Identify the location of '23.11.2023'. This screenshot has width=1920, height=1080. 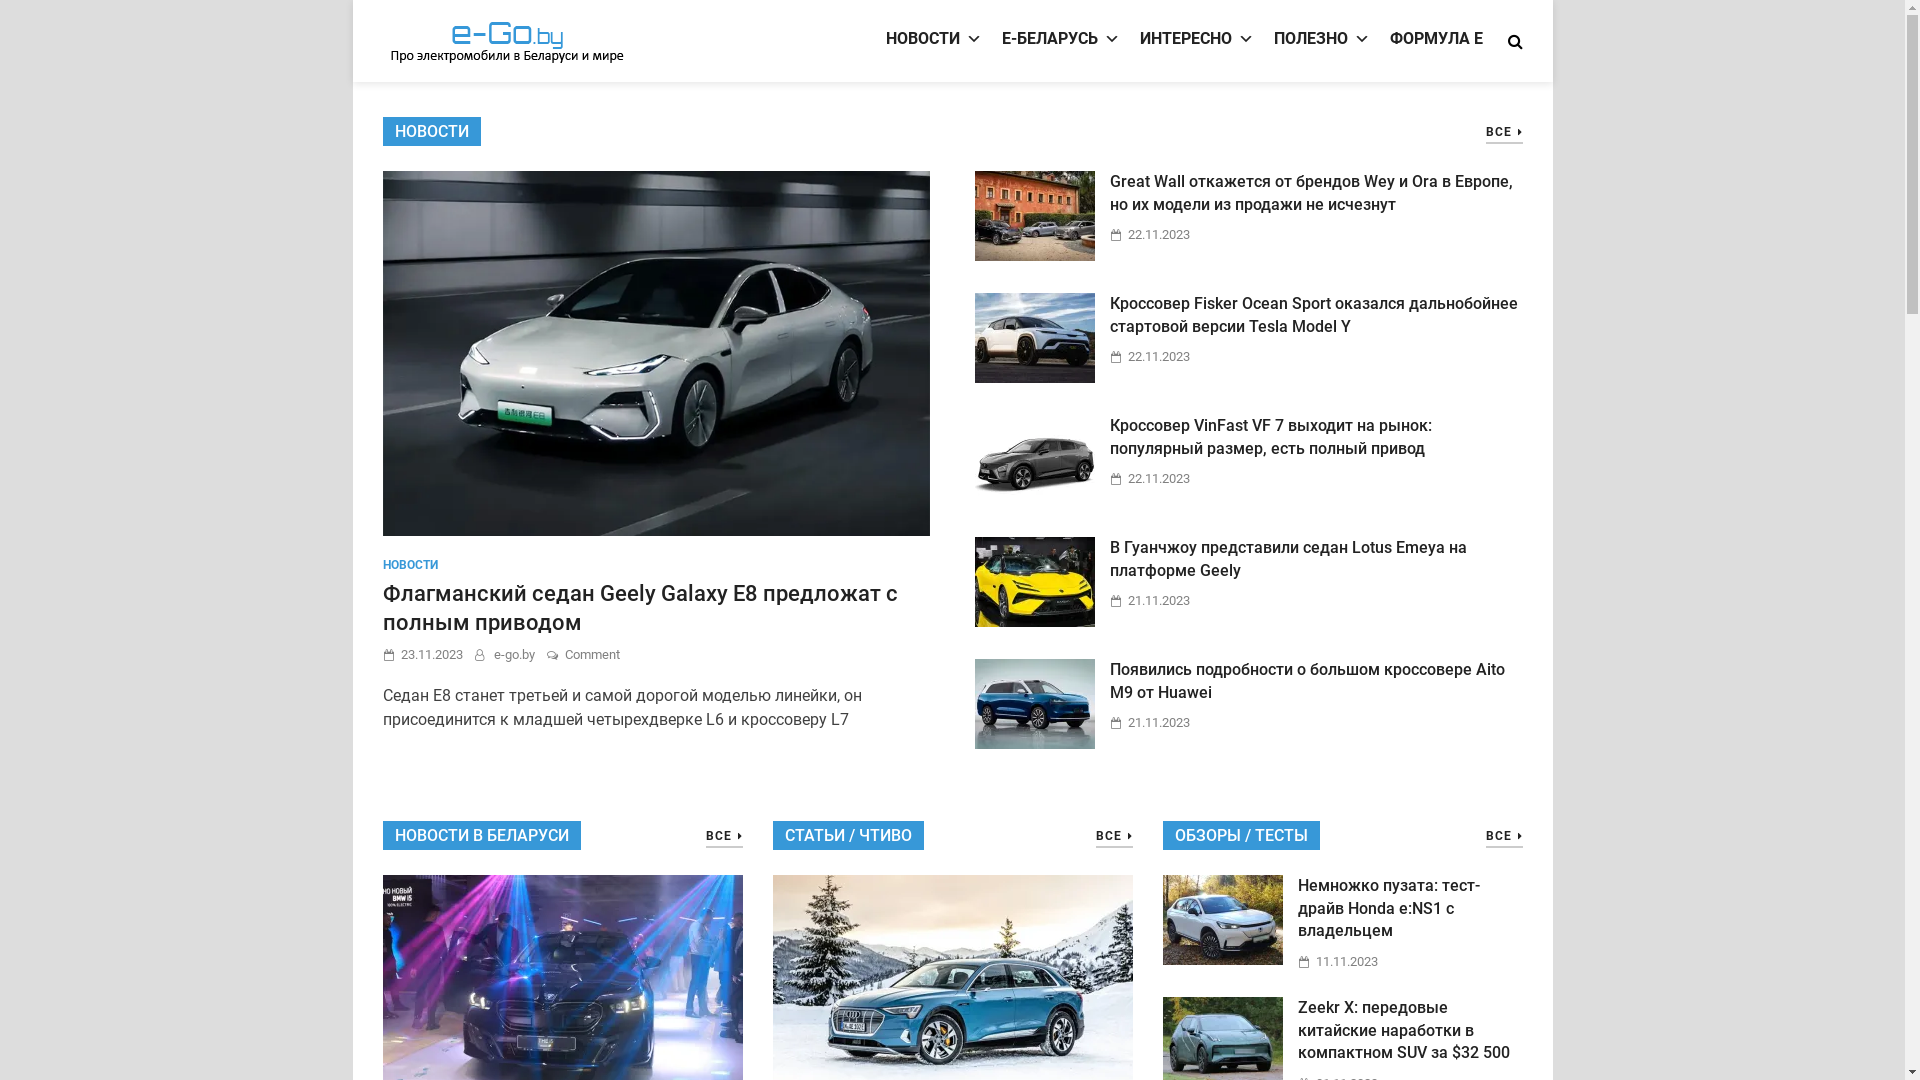
(430, 654).